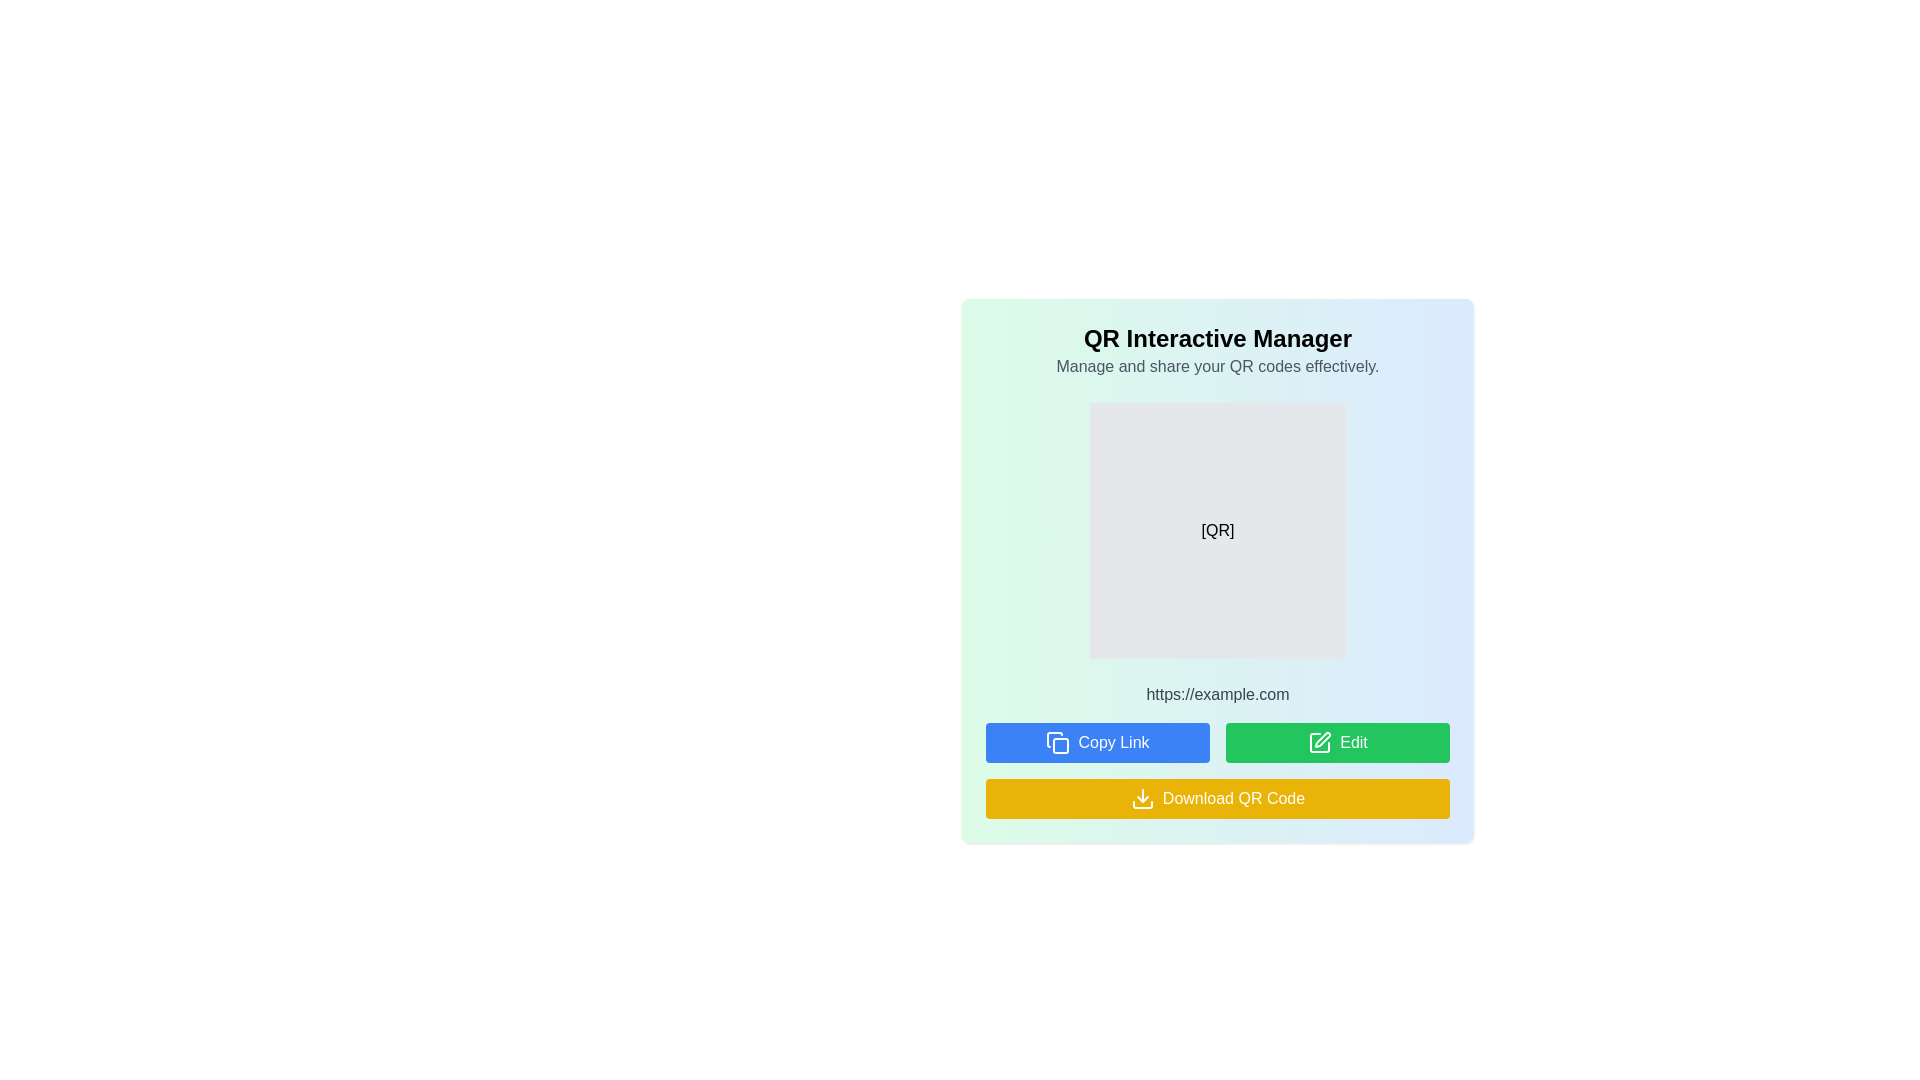 The height and width of the screenshot is (1080, 1920). I want to click on the QR code download button located at the bottom of the 'QR Interactive Manager' section to initiate a download, so click(1217, 770).